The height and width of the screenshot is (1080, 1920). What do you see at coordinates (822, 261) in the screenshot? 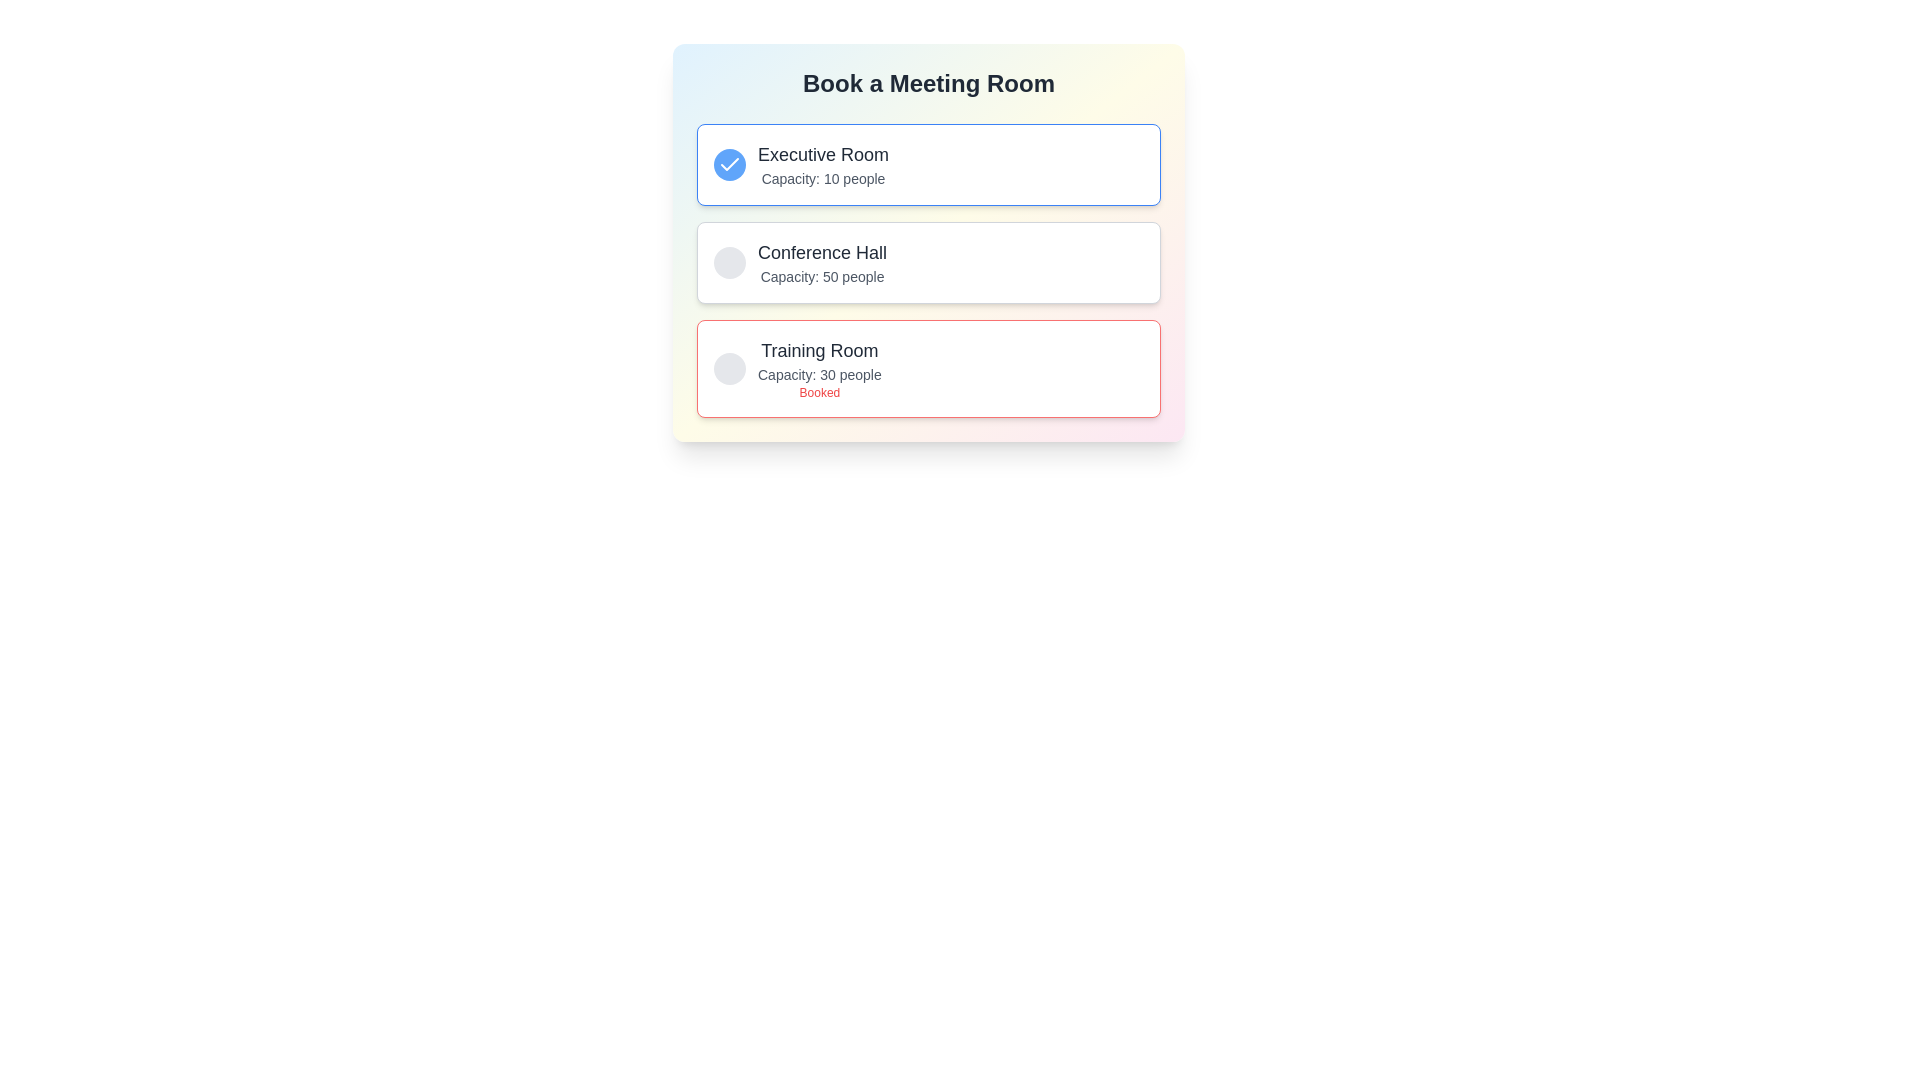
I see `information displayed in the informational text block about the 'Conference Hall', which includes its capacity of '50 people'. This element is the second option in a vertical list of room details` at bounding box center [822, 261].